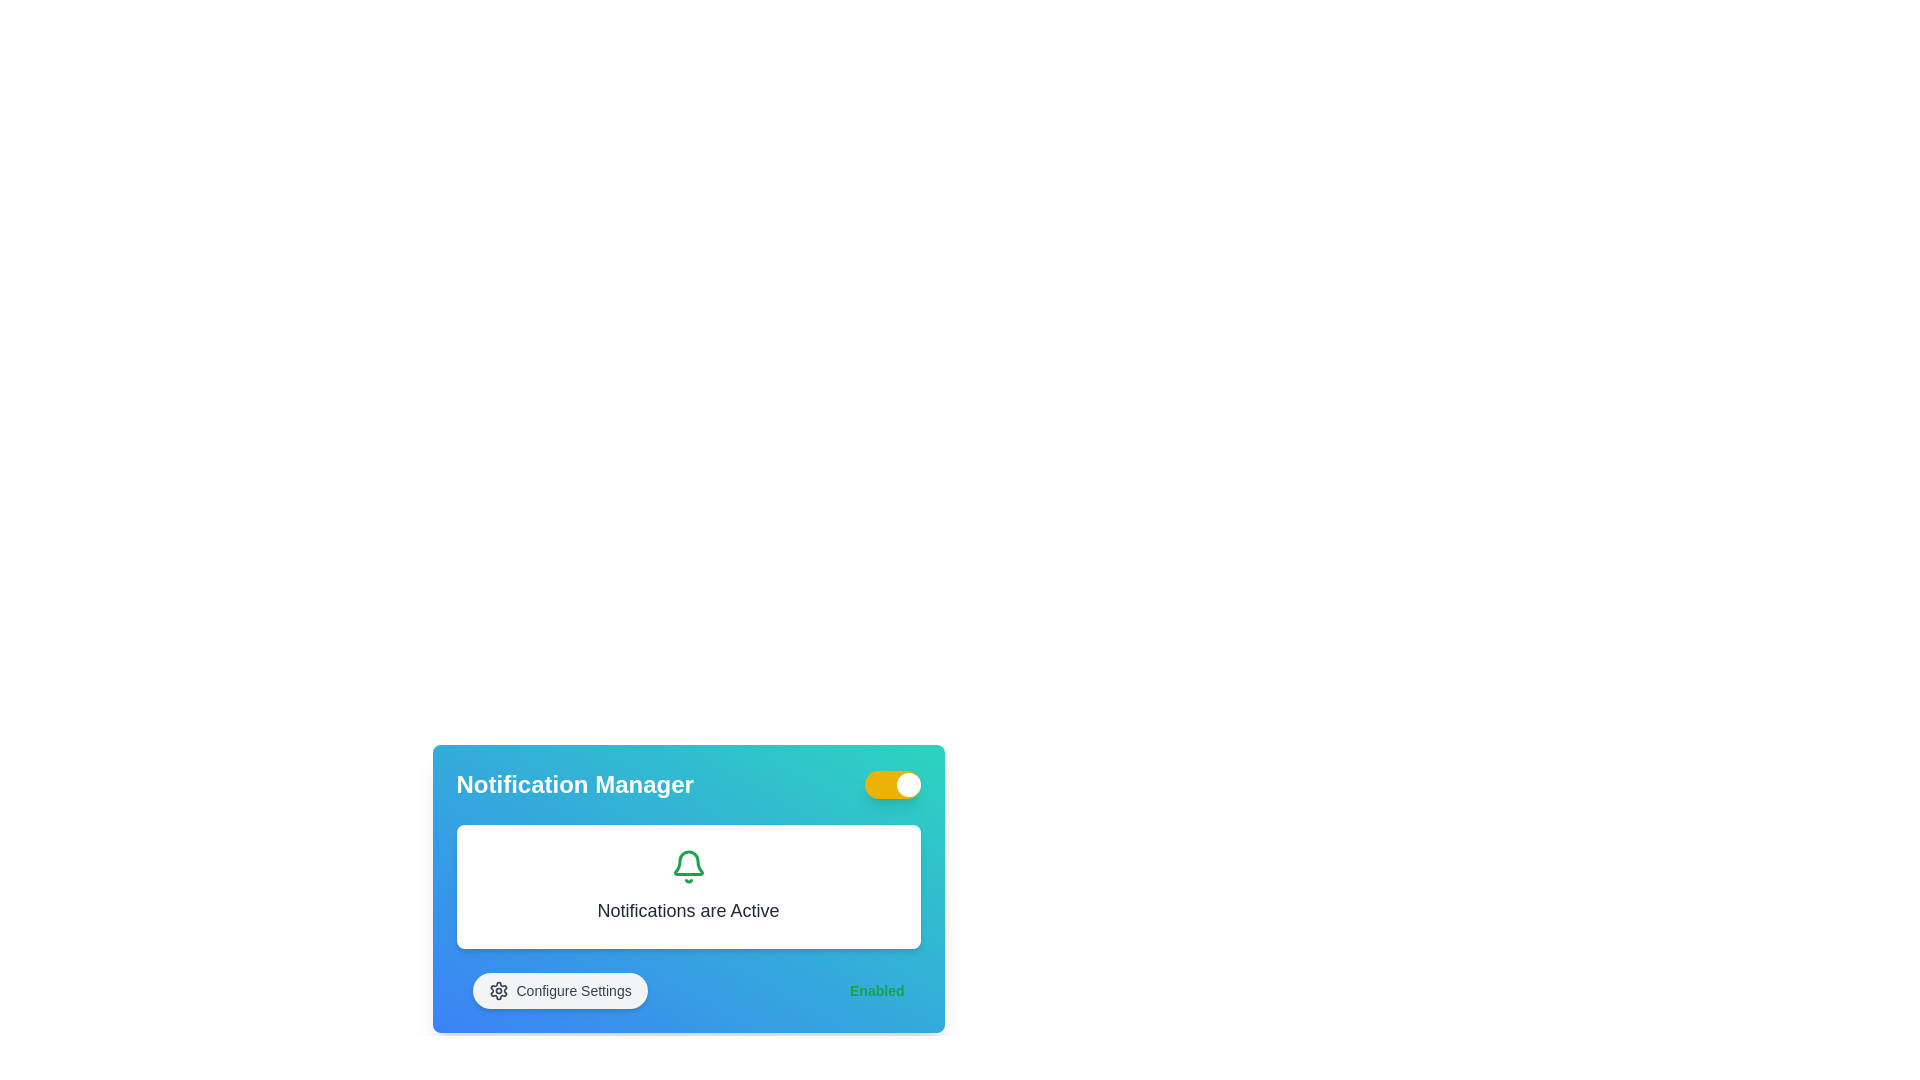 The height and width of the screenshot is (1080, 1920). What do you see at coordinates (891, 784) in the screenshot?
I see `the yellow toggle switch with a rounded white handle on the right side to change its state` at bounding box center [891, 784].